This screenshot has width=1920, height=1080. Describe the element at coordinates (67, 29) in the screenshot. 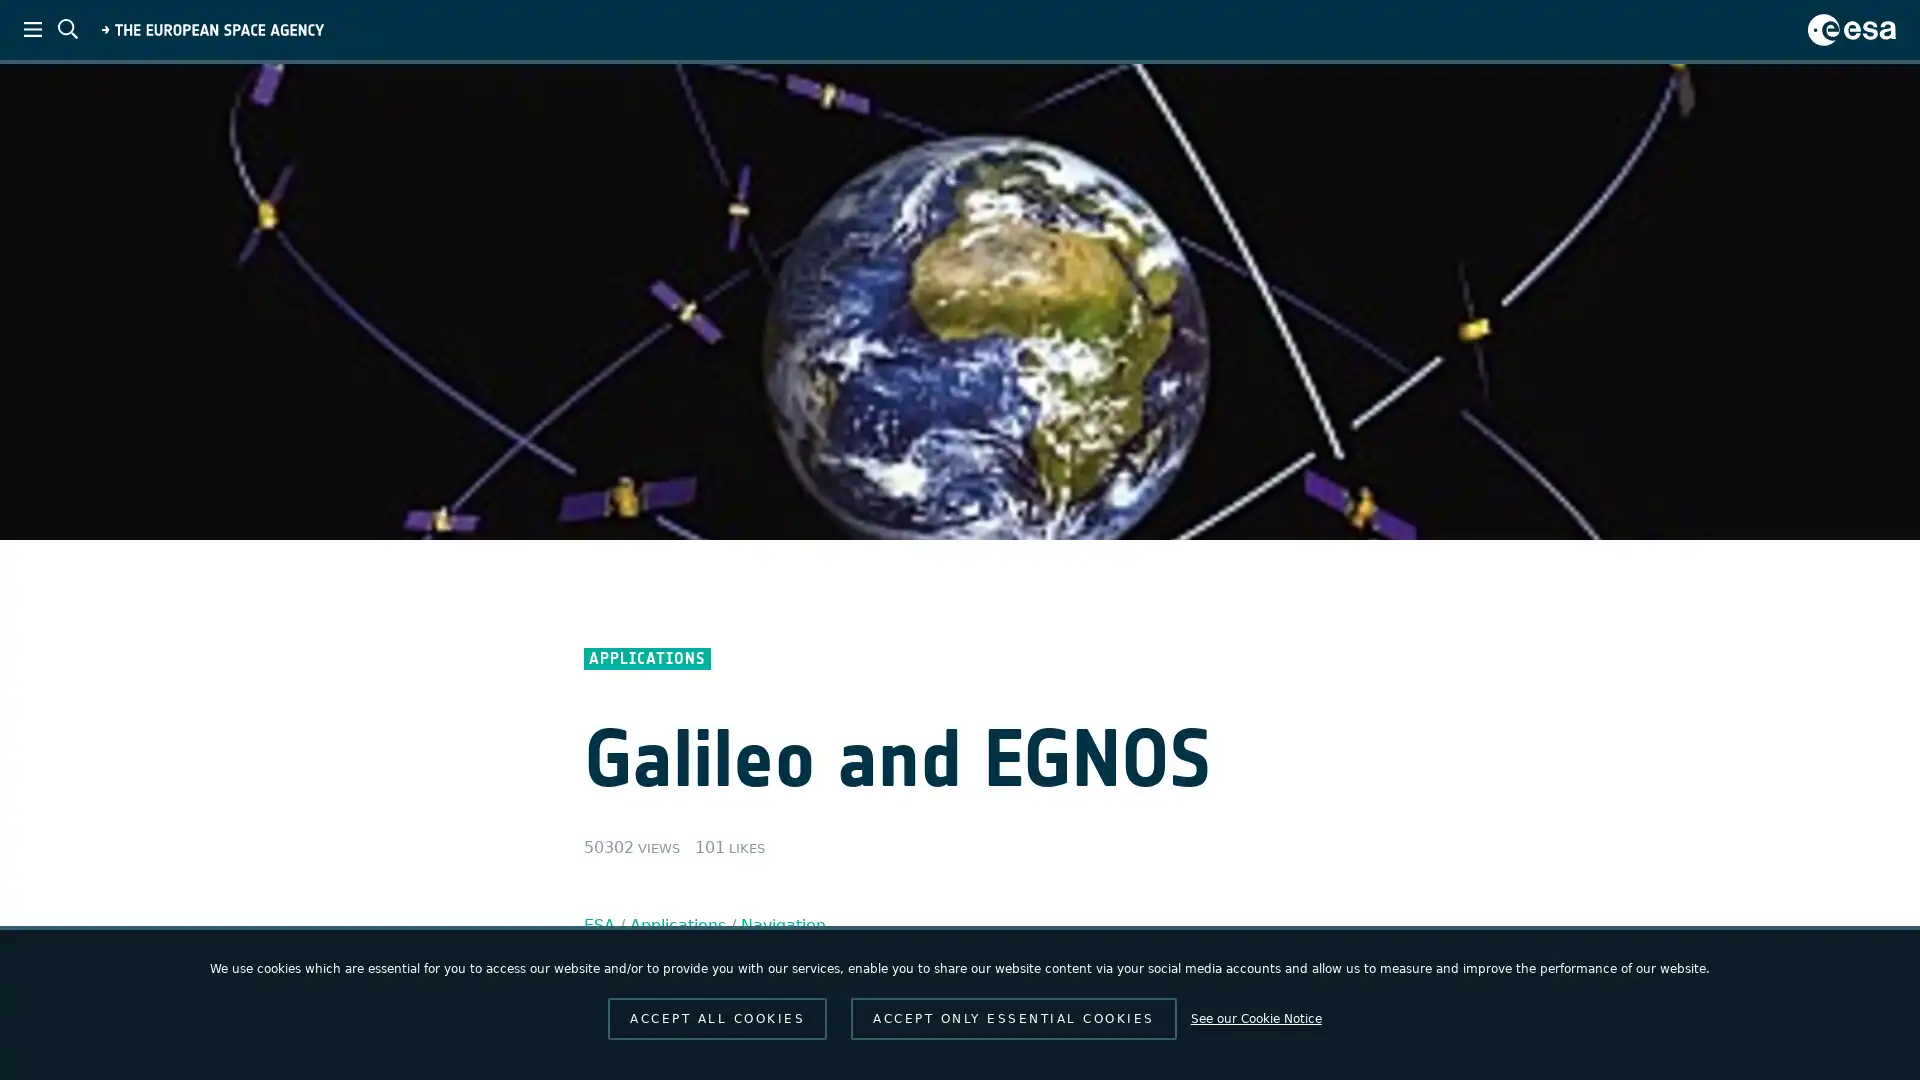

I see `ESA search toggle` at that location.